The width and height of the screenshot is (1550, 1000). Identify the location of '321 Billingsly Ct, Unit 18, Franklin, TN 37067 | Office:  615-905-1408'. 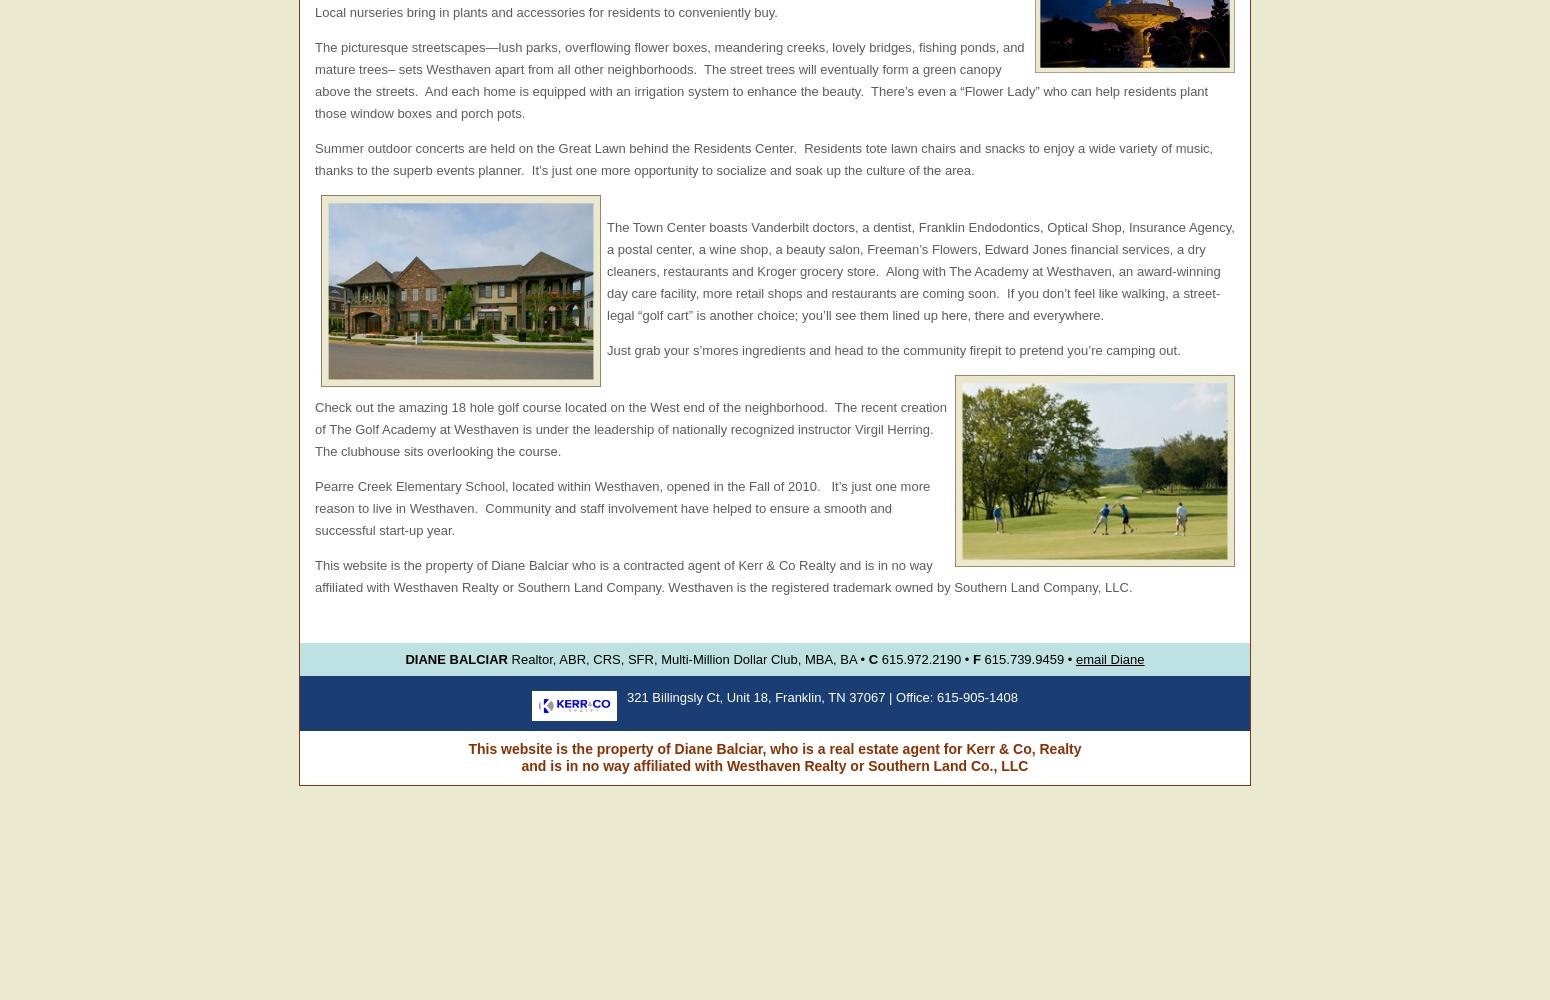
(625, 696).